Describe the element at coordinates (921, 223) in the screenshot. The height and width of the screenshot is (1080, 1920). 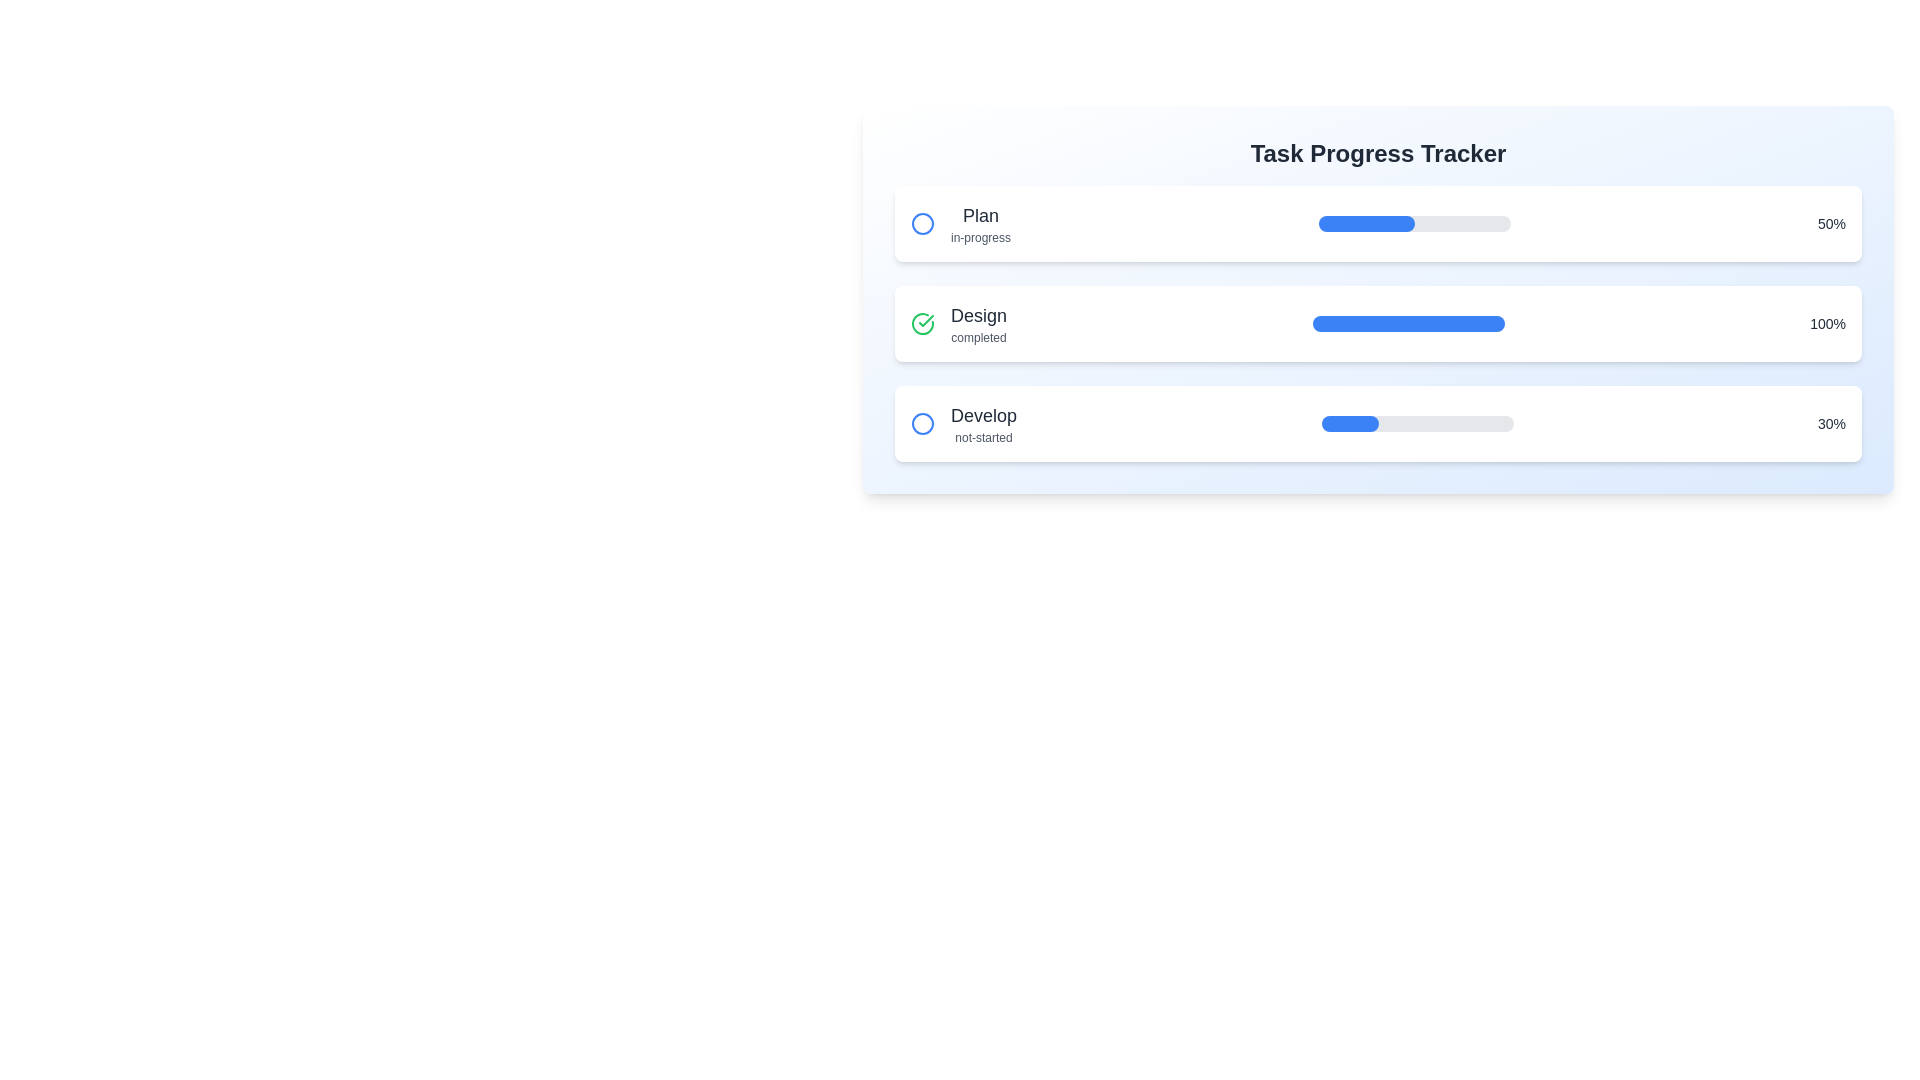
I see `the status indicator icon (circle)` at that location.